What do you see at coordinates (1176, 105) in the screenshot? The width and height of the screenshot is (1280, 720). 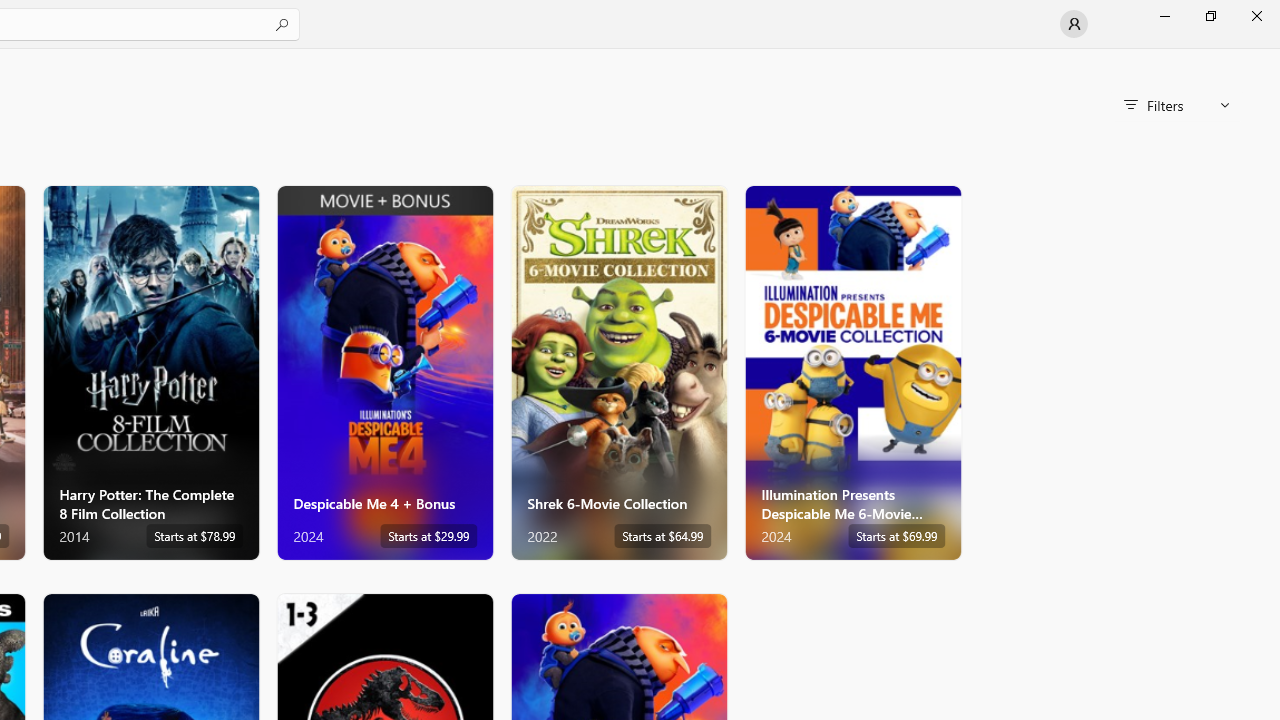 I see `'Filters'` at bounding box center [1176, 105].